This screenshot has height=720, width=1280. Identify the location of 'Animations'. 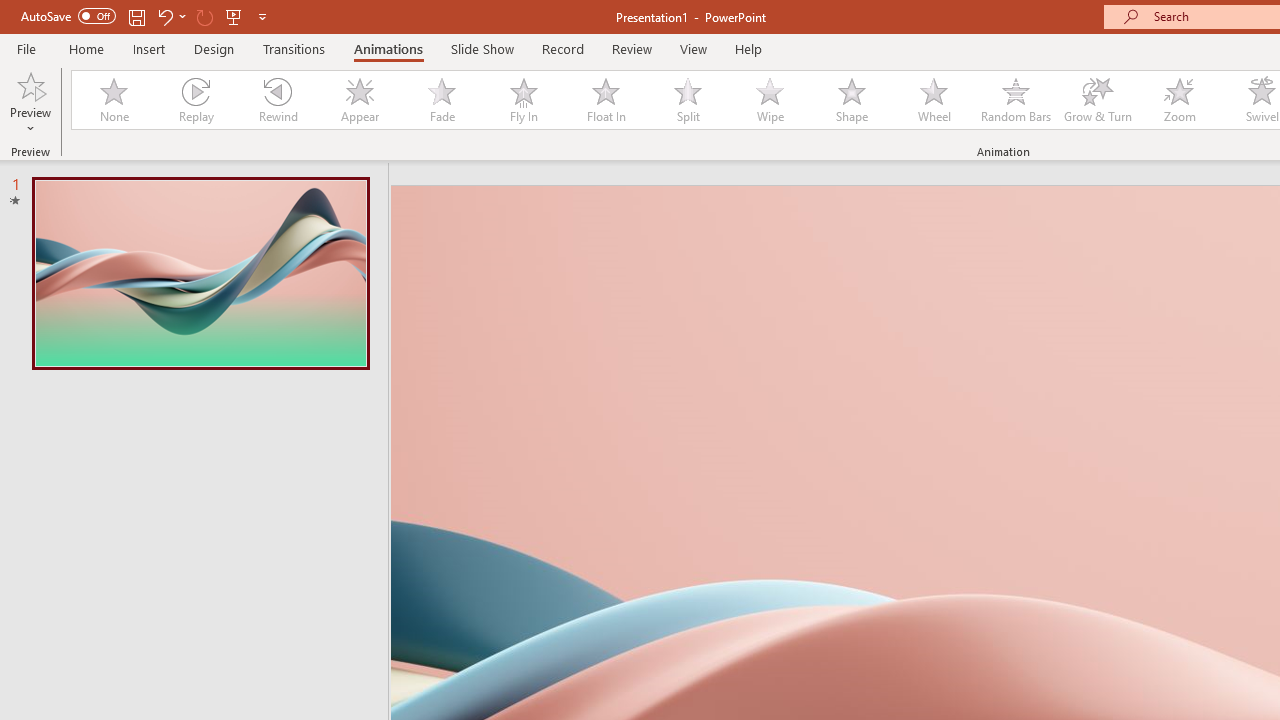
(388, 48).